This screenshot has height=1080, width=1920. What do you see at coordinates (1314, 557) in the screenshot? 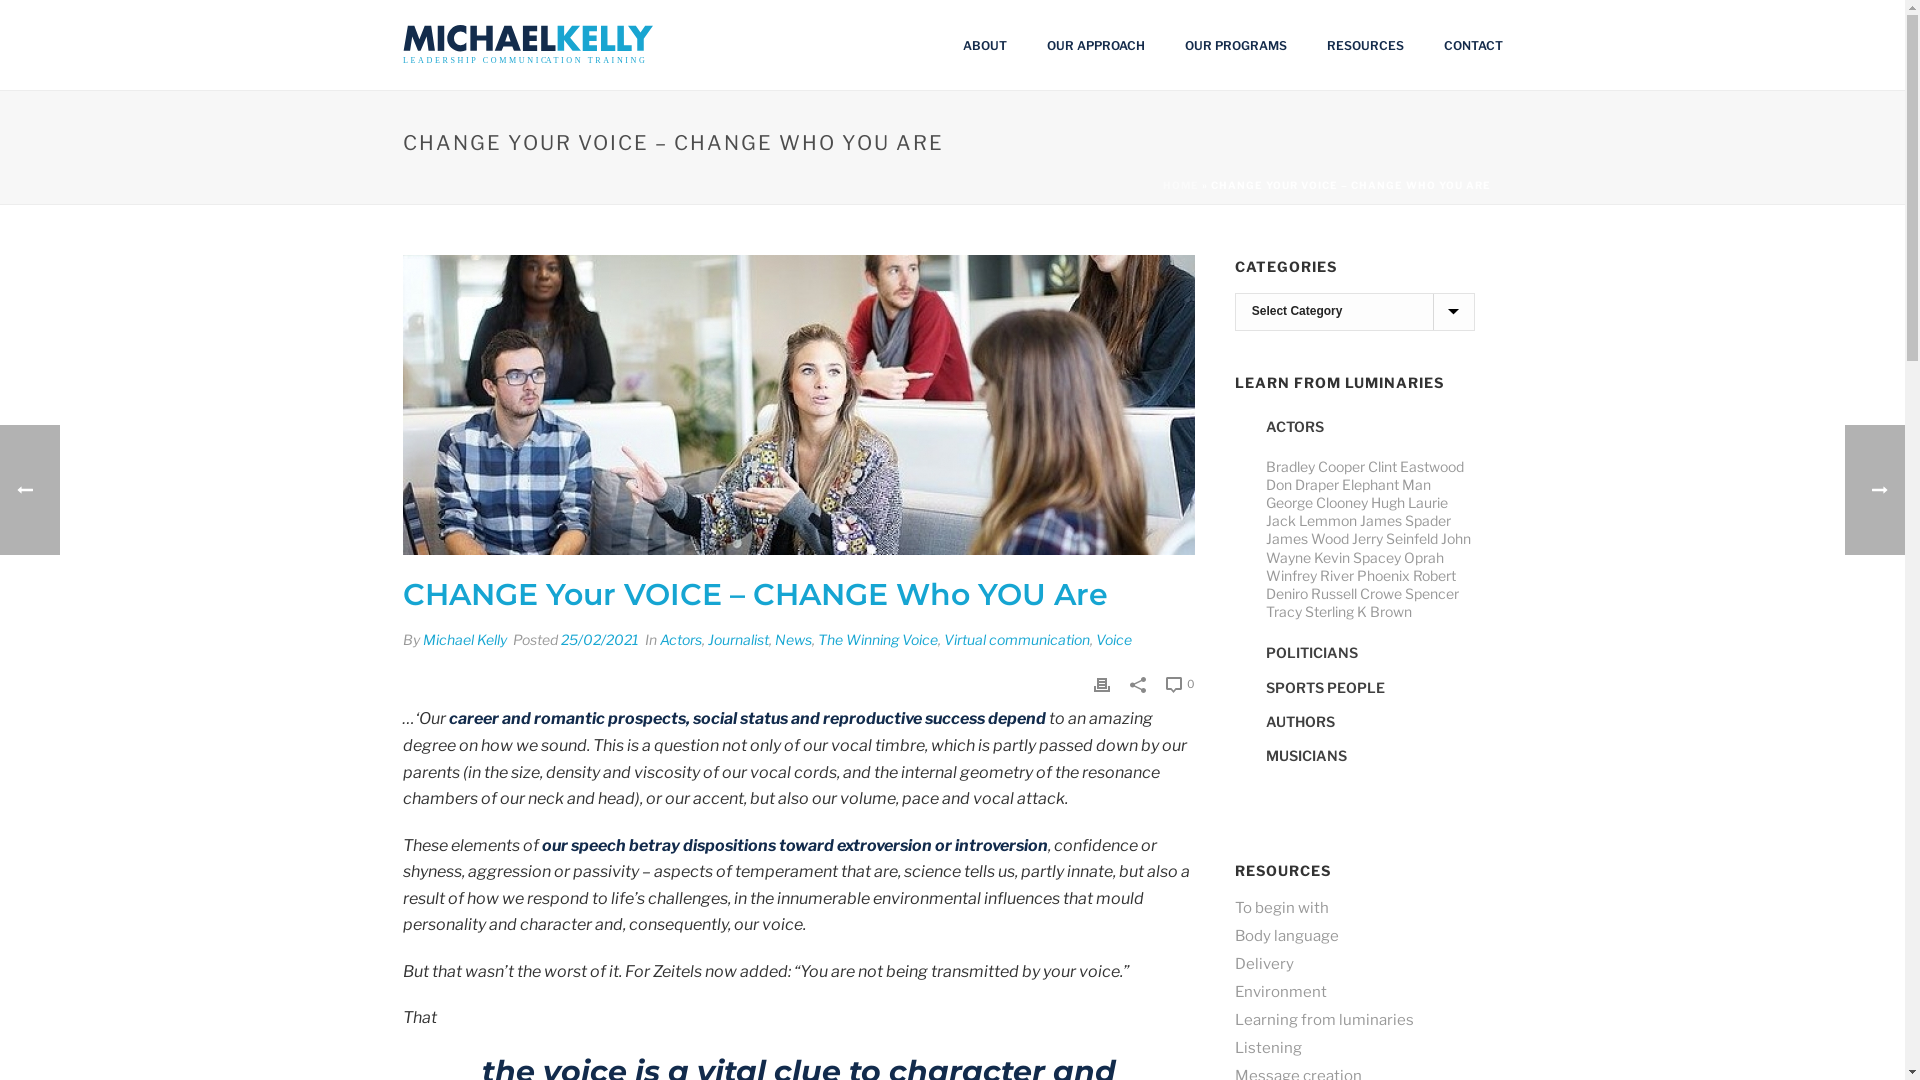
I see `'Kevin Spacey'` at bounding box center [1314, 557].